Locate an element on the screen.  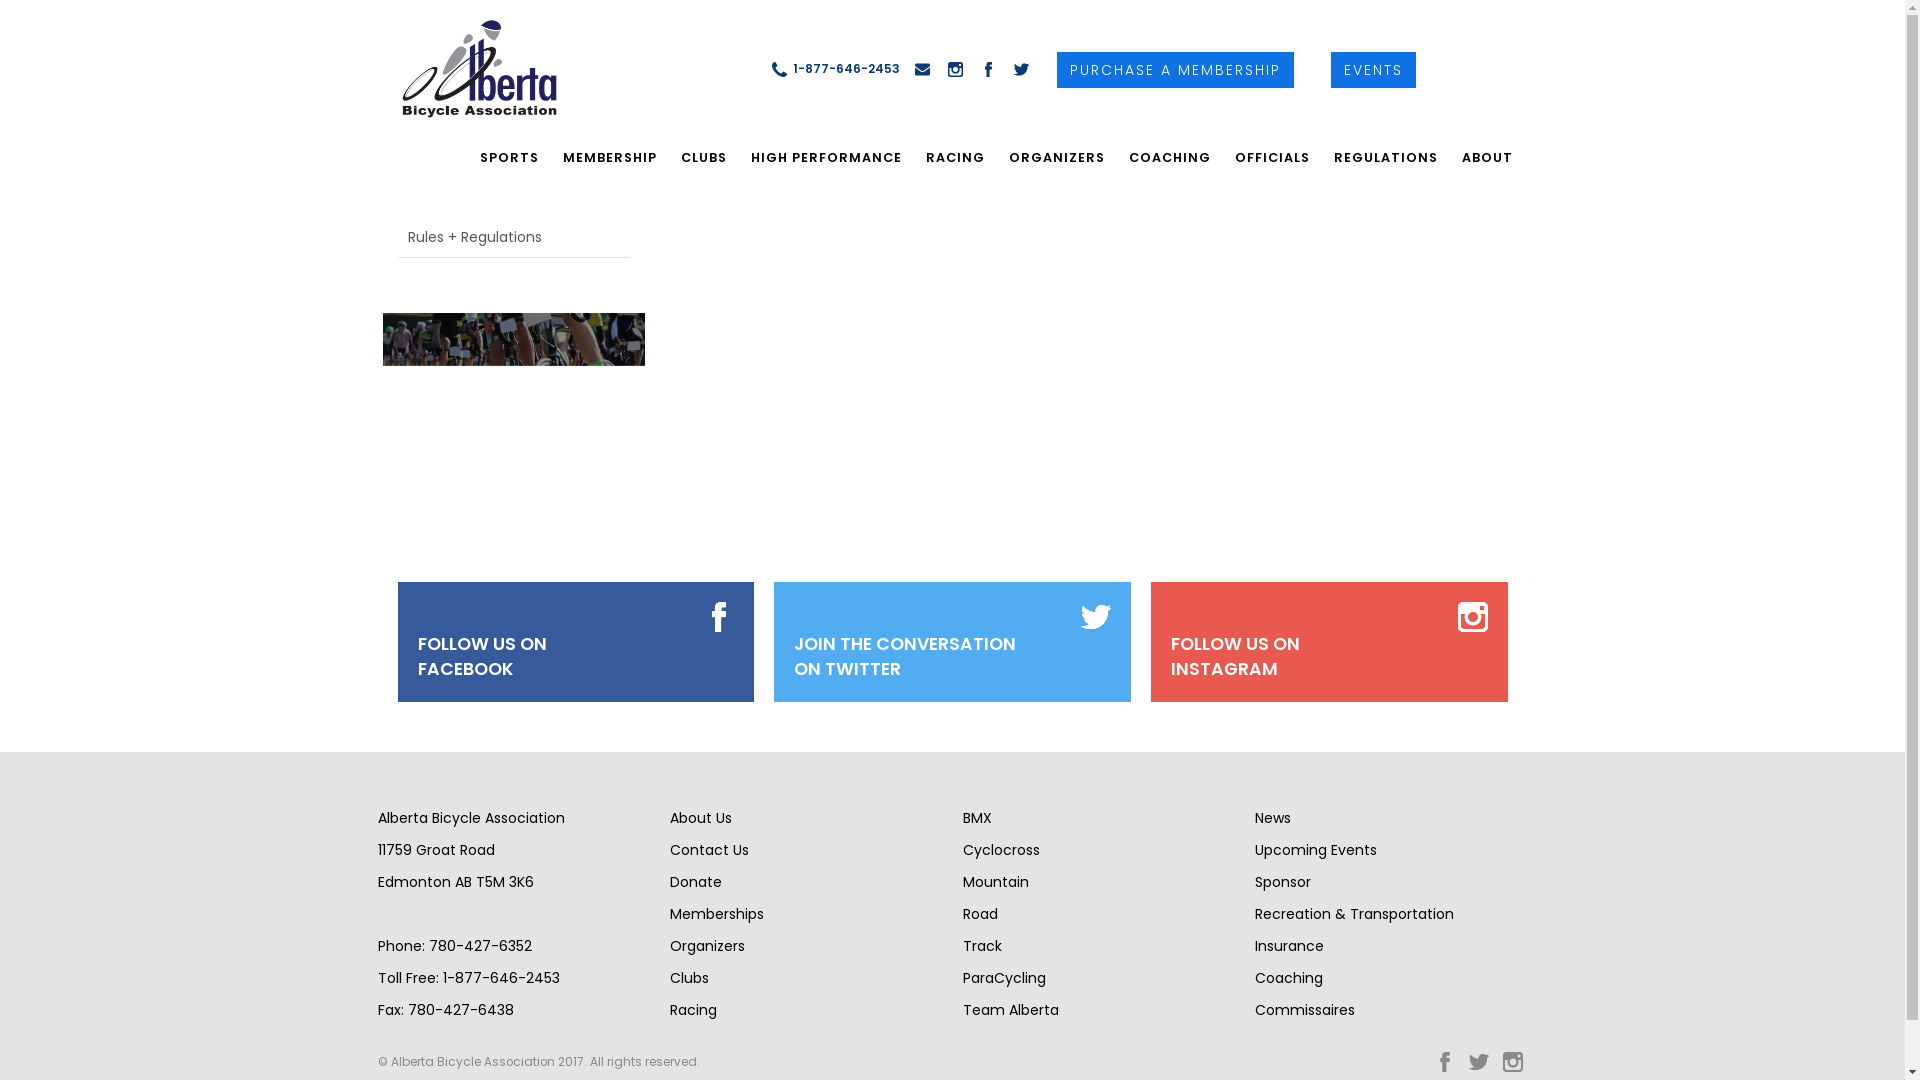
'FOLLOW US ON is located at coordinates (482, 656).